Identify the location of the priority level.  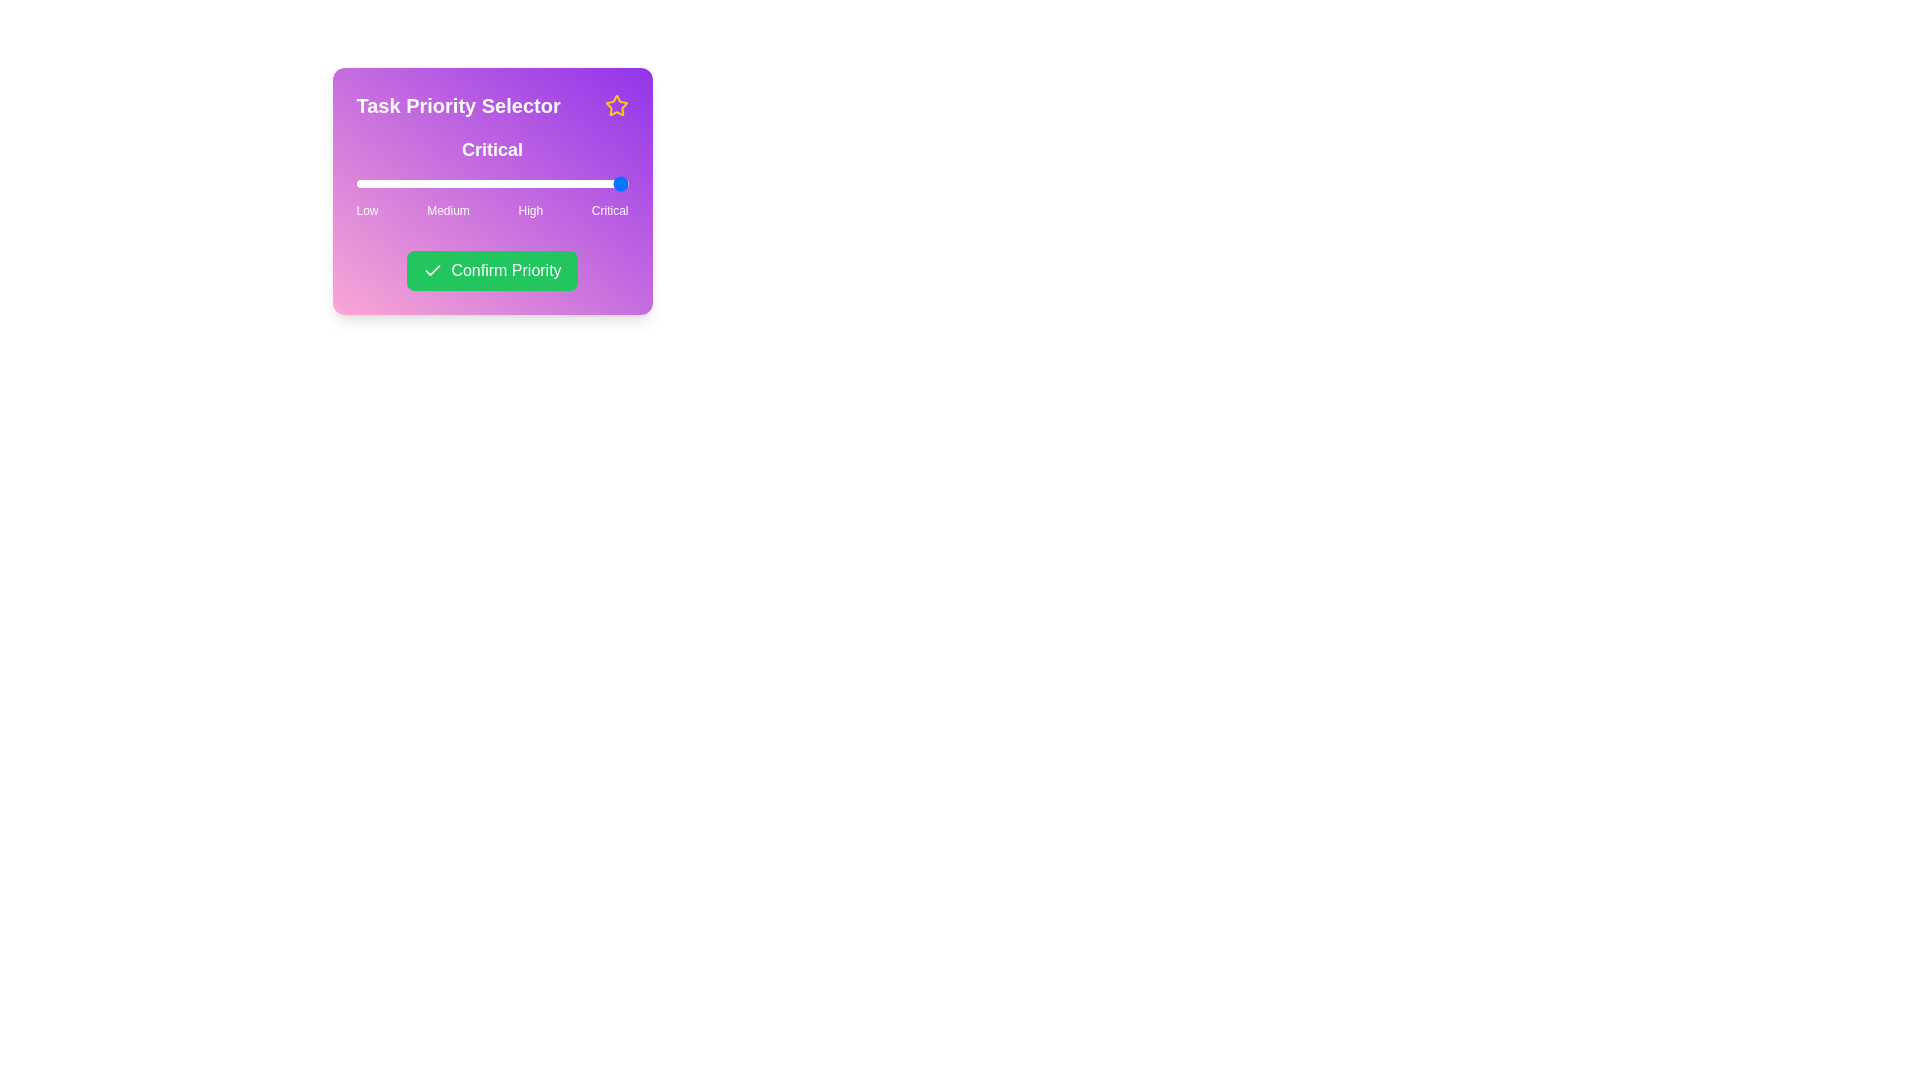
(356, 184).